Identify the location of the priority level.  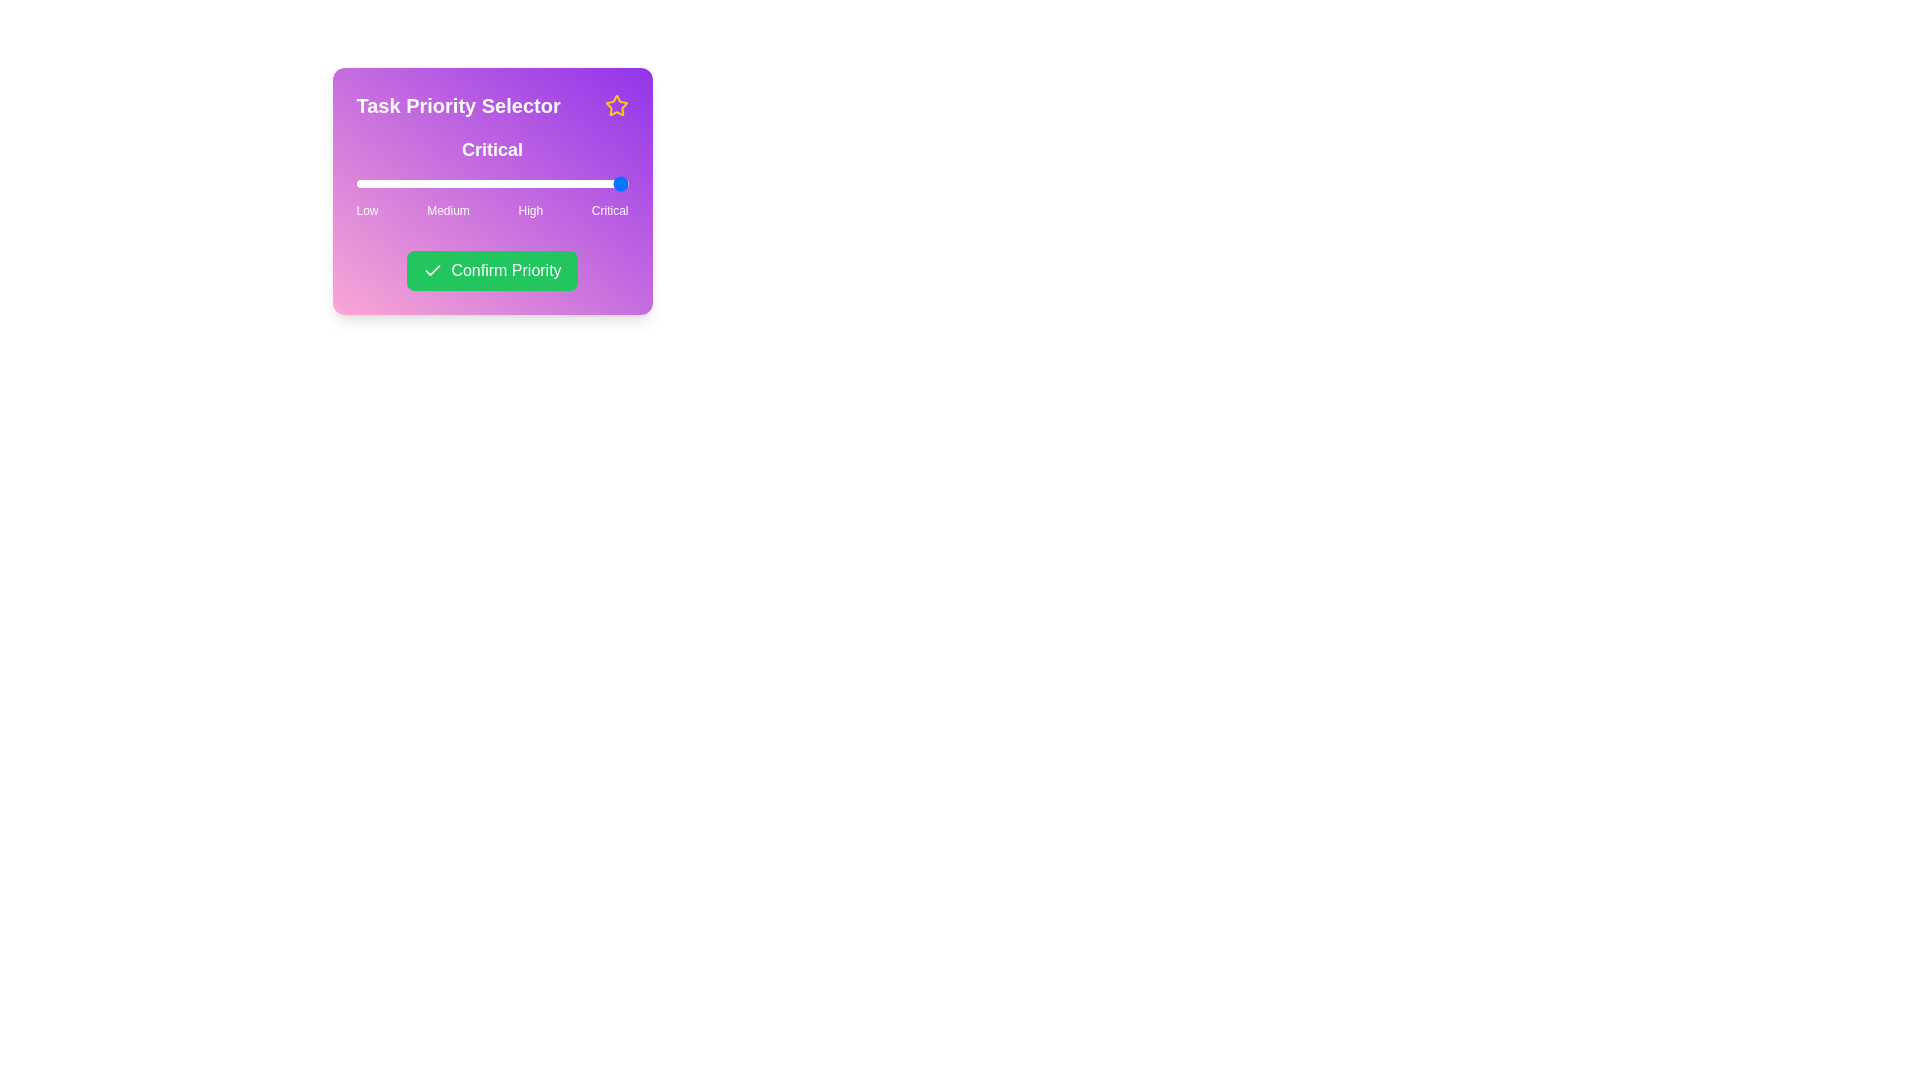
(356, 184).